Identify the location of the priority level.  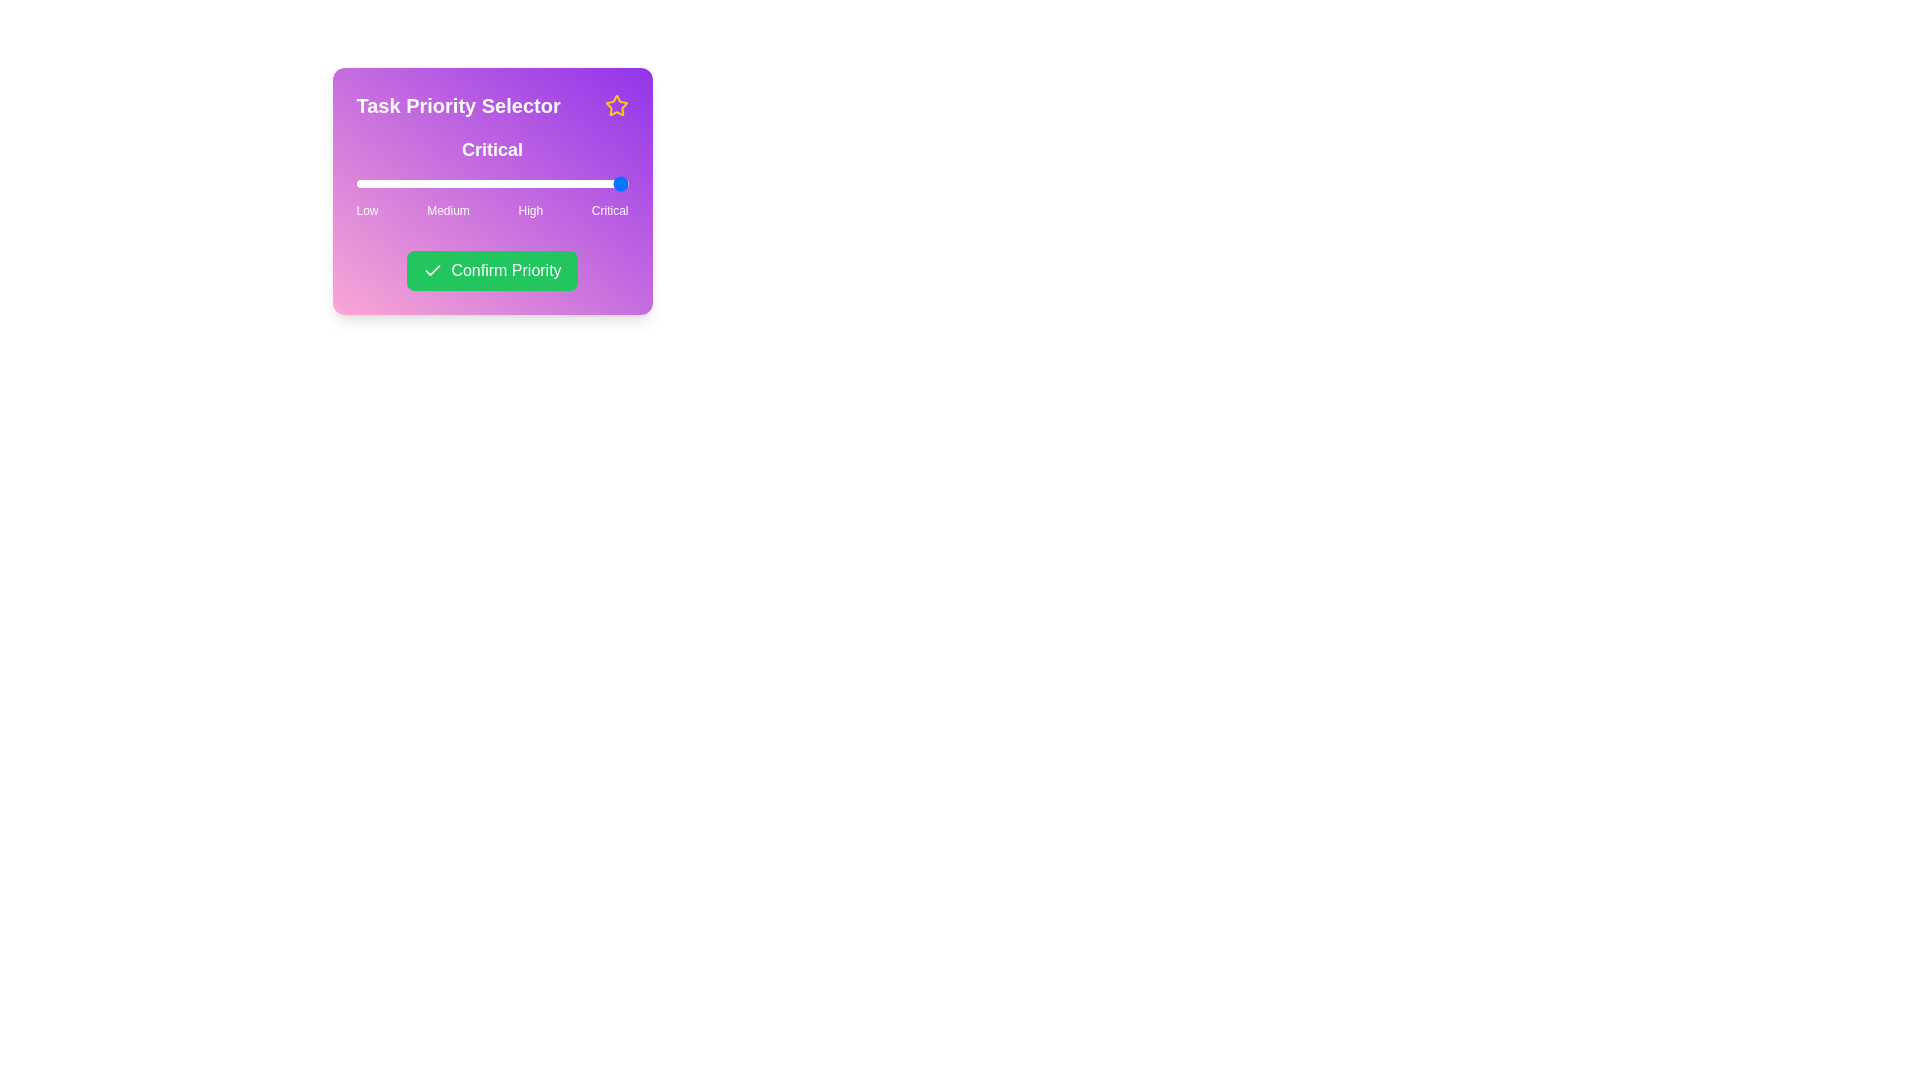
(356, 184).